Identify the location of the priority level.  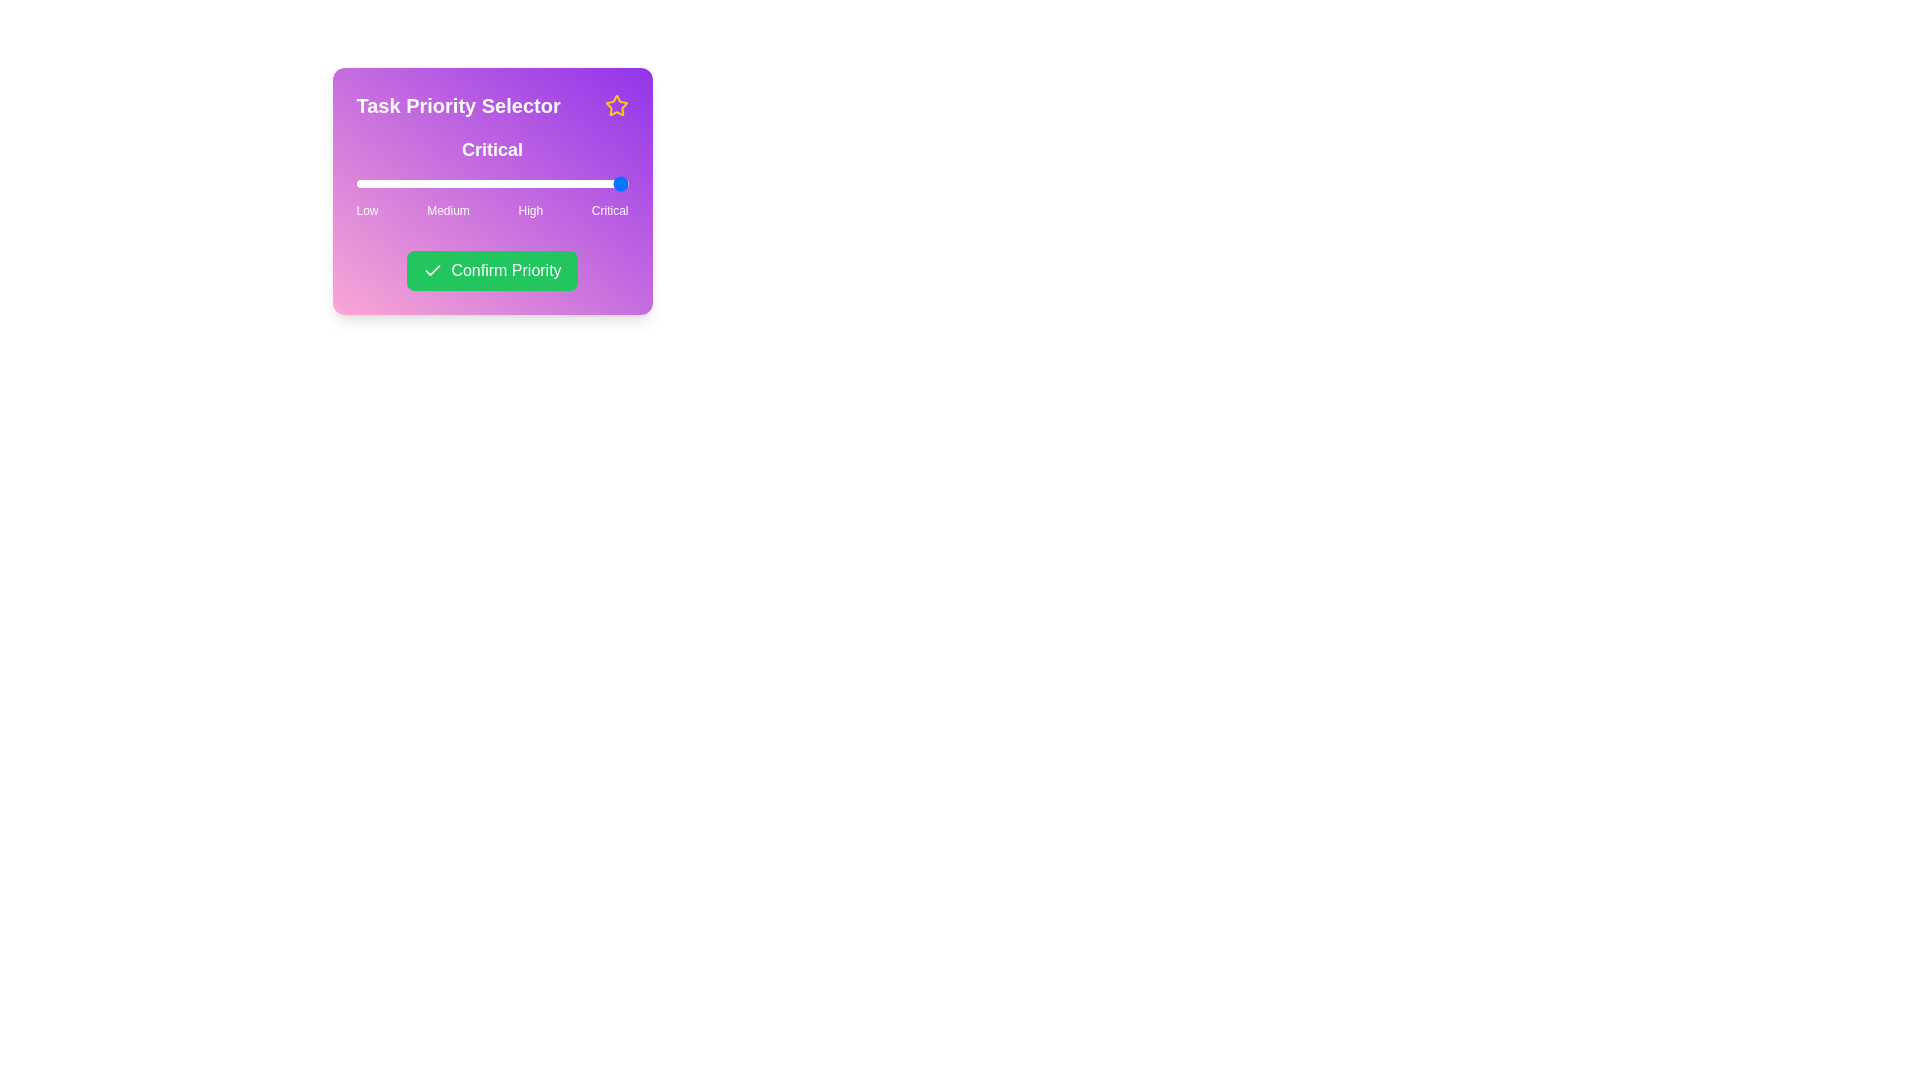
(356, 184).